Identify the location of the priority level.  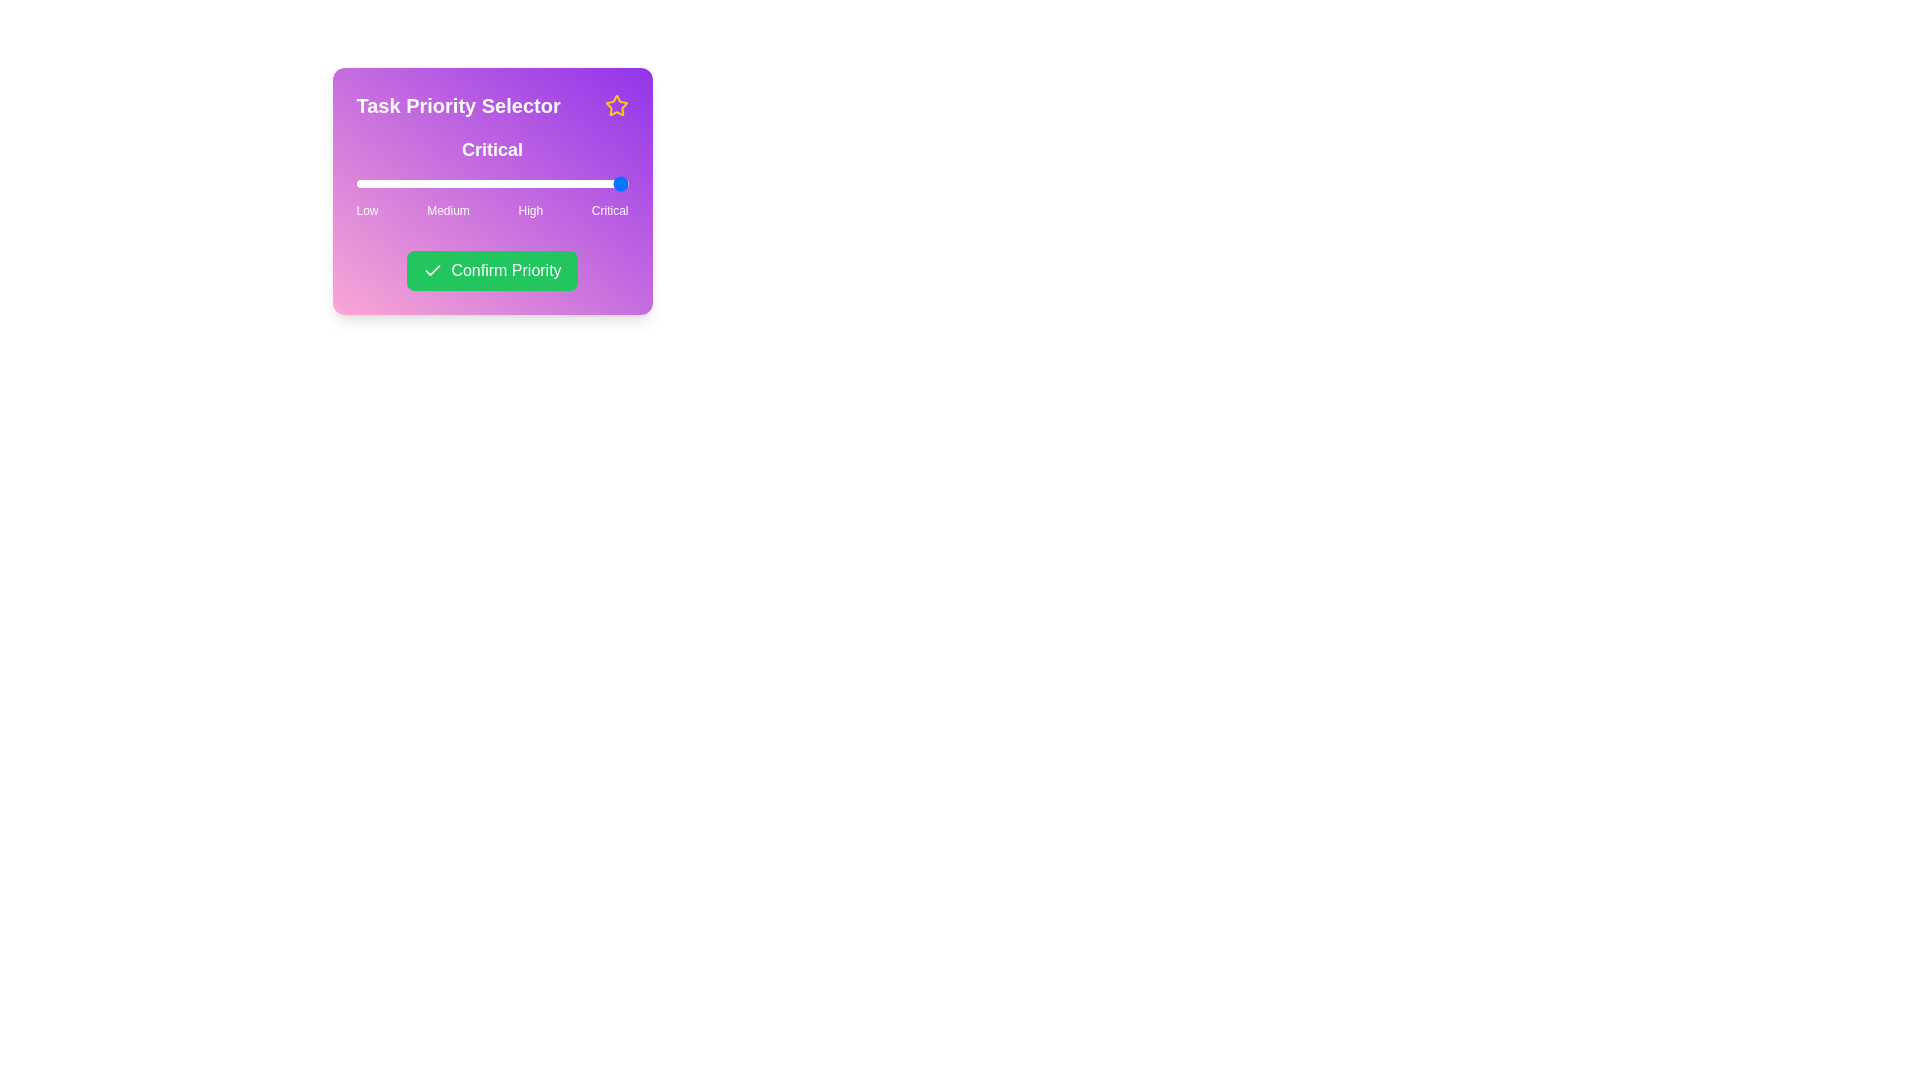
(356, 184).